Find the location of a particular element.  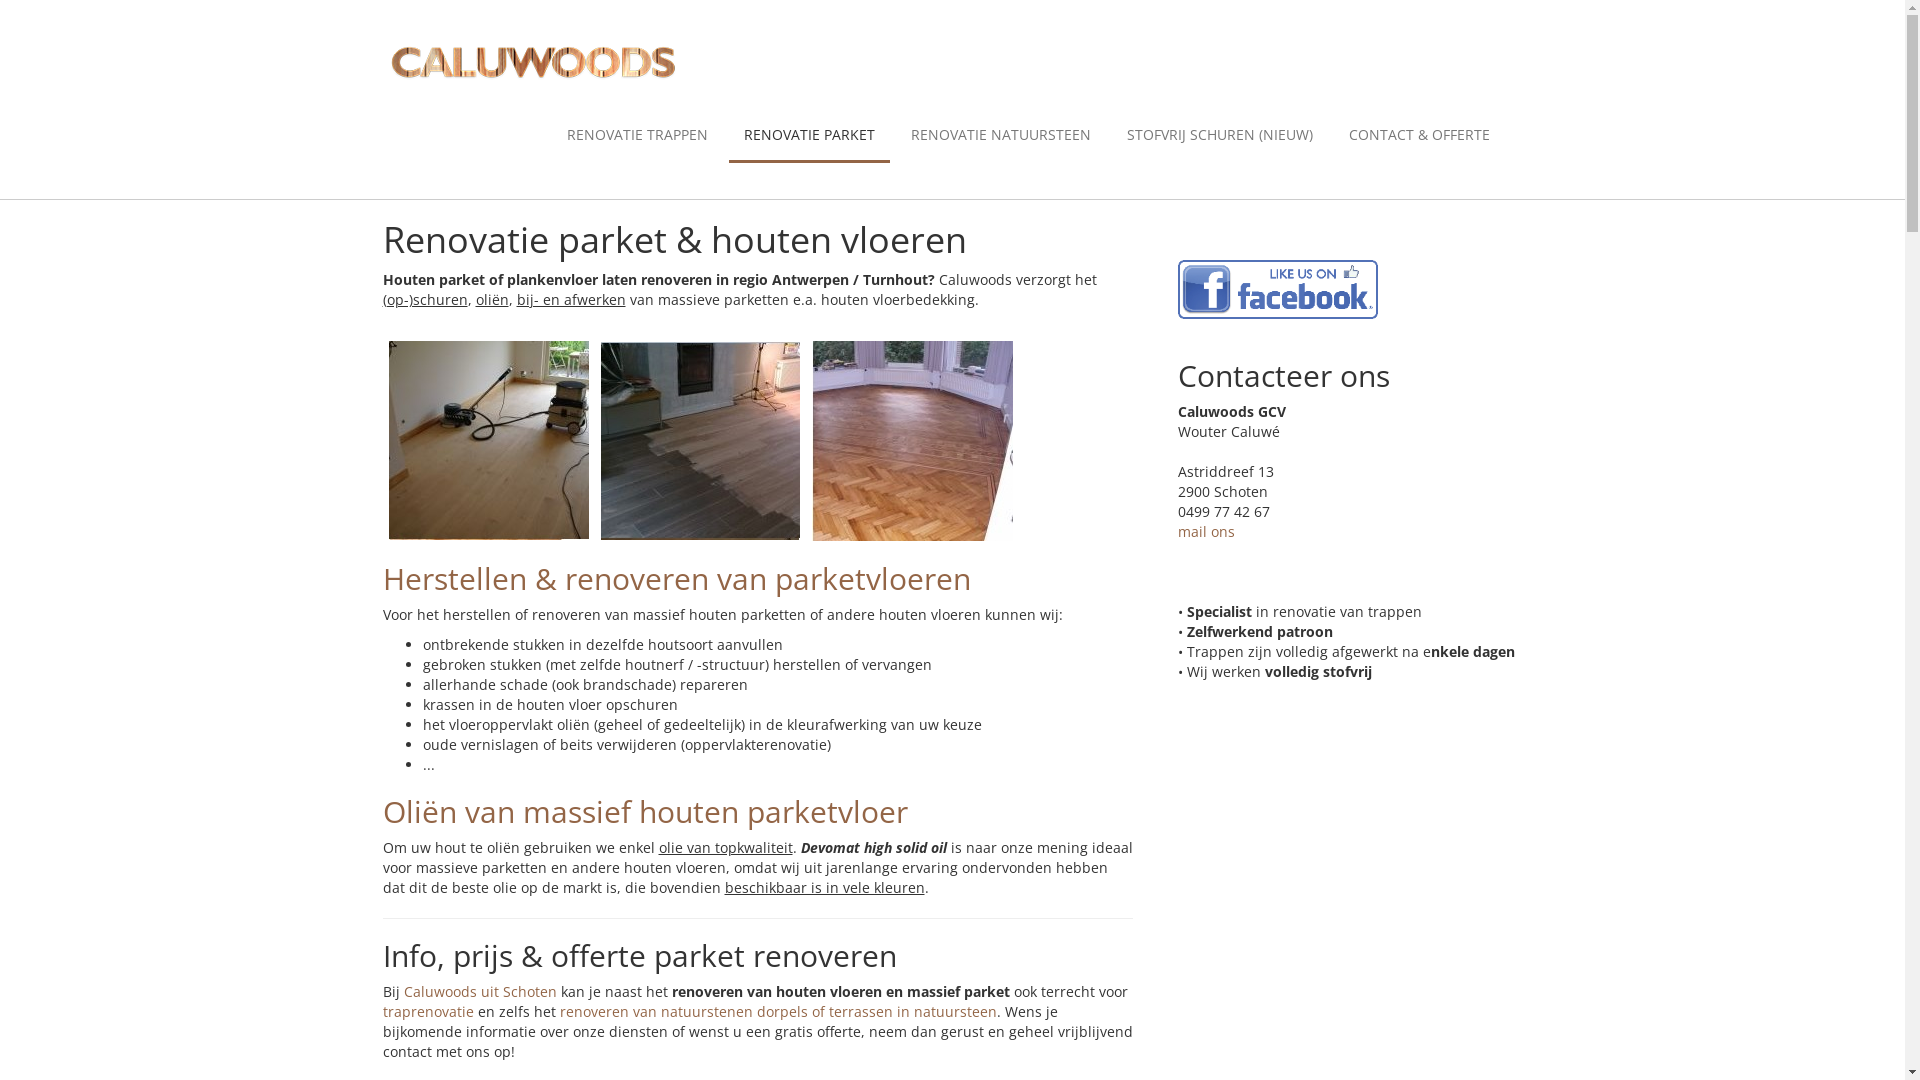

'CONTACT & OFFERTE' is located at coordinates (1418, 135).